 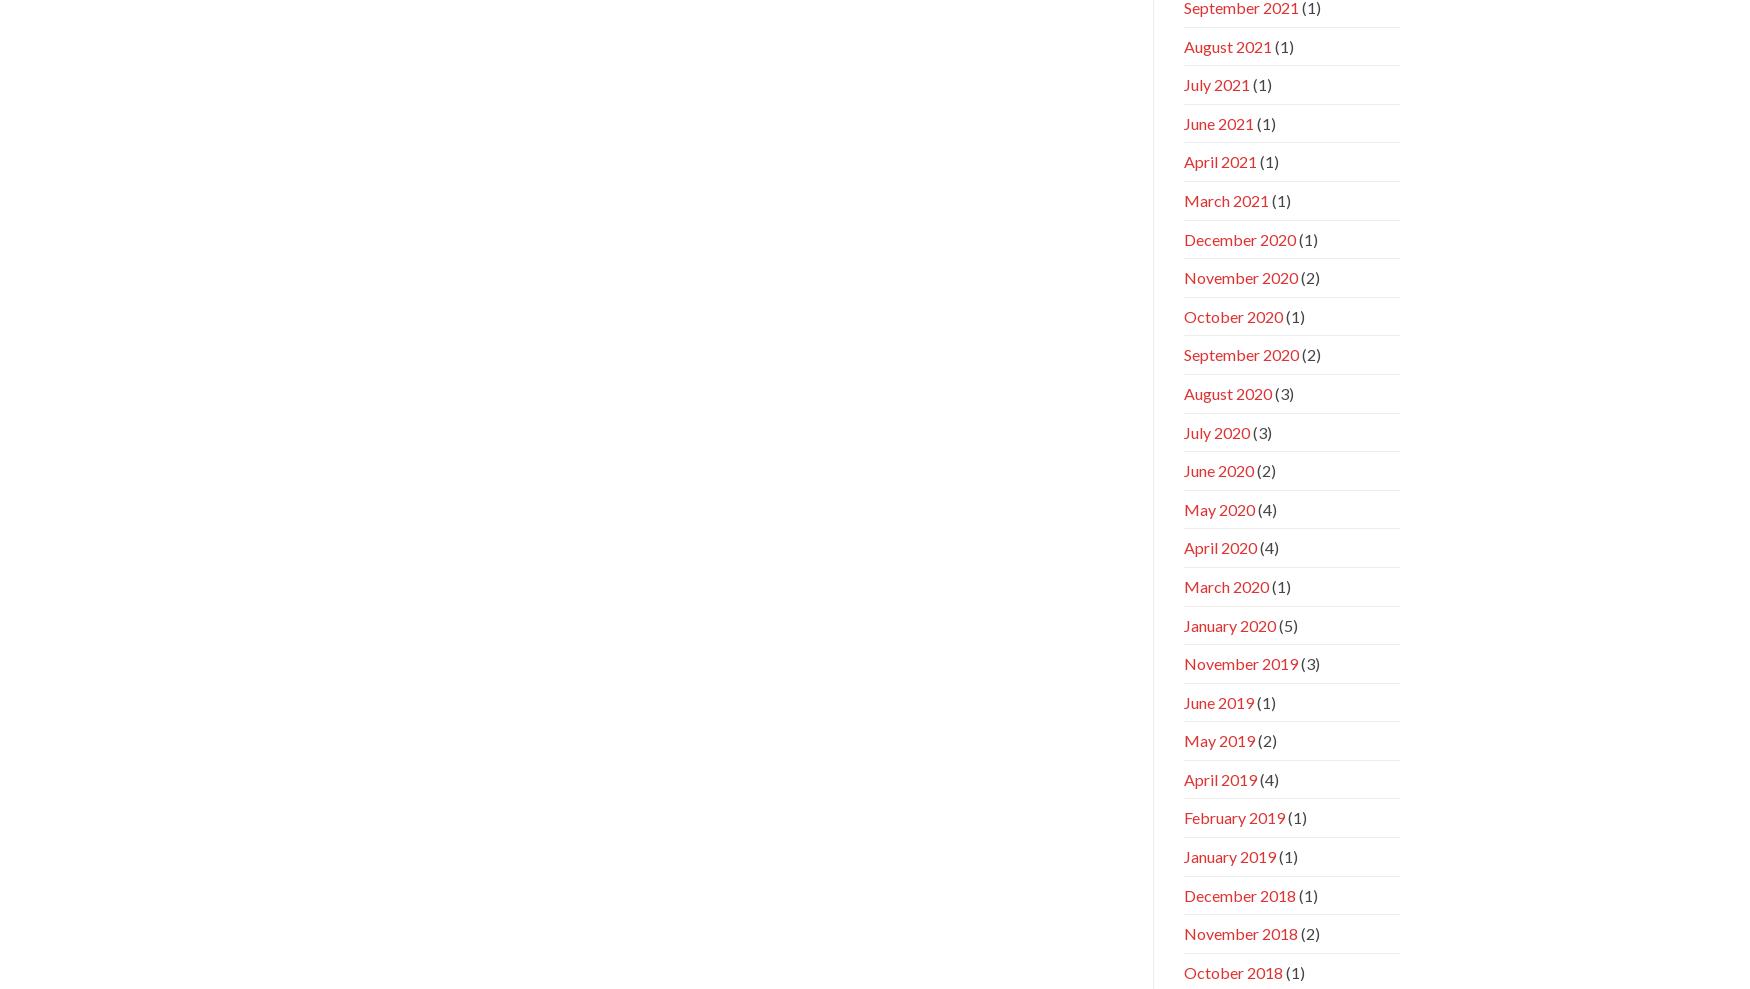 I want to click on 'March 2021', so click(x=1225, y=199).